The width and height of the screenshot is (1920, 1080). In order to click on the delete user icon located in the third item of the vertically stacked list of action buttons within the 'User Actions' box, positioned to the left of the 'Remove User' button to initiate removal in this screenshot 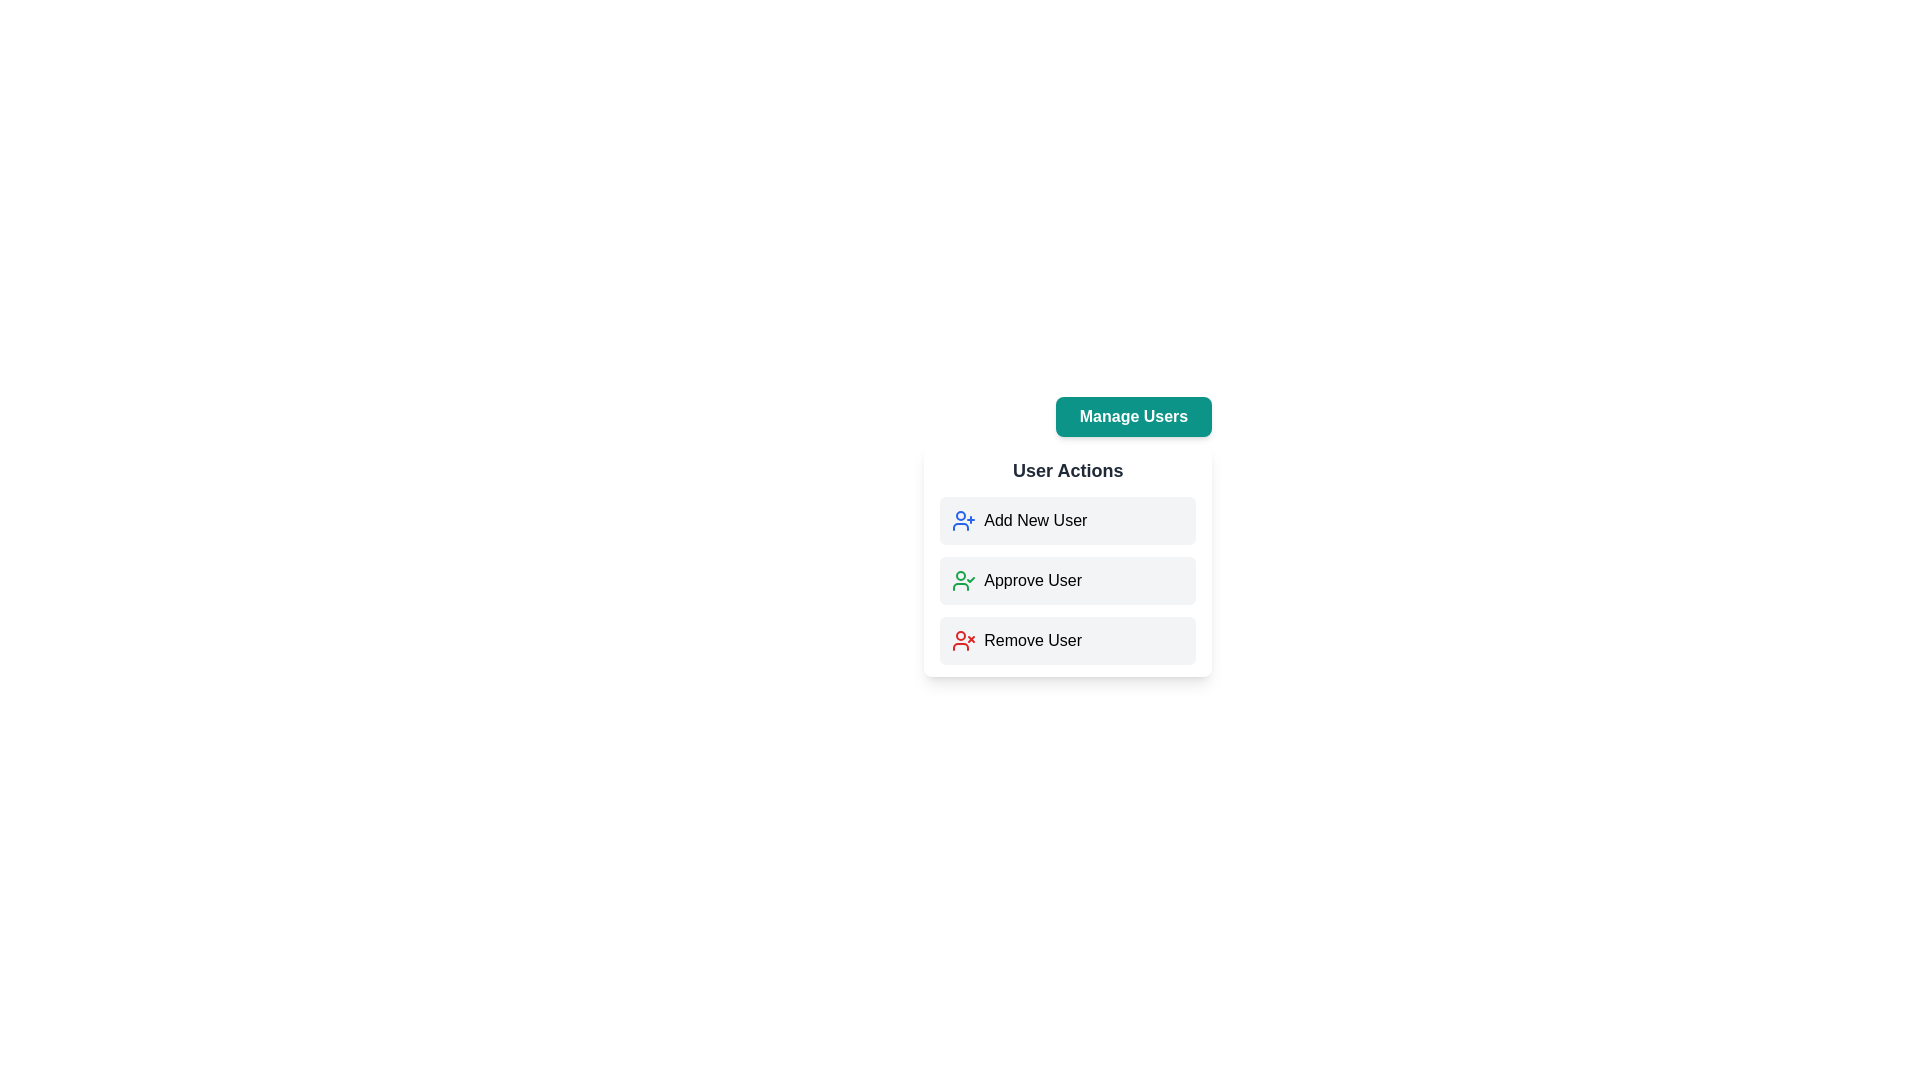, I will do `click(964, 640)`.